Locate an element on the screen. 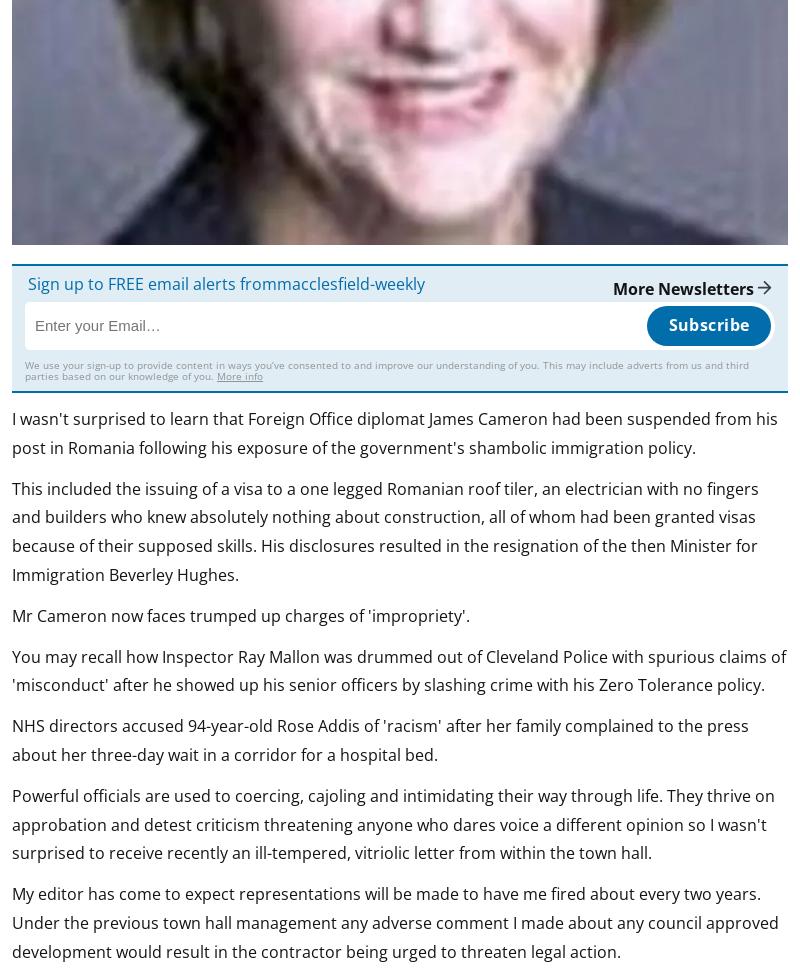 This screenshot has width=800, height=971. 'macclesfield' is located at coordinates (322, 282).